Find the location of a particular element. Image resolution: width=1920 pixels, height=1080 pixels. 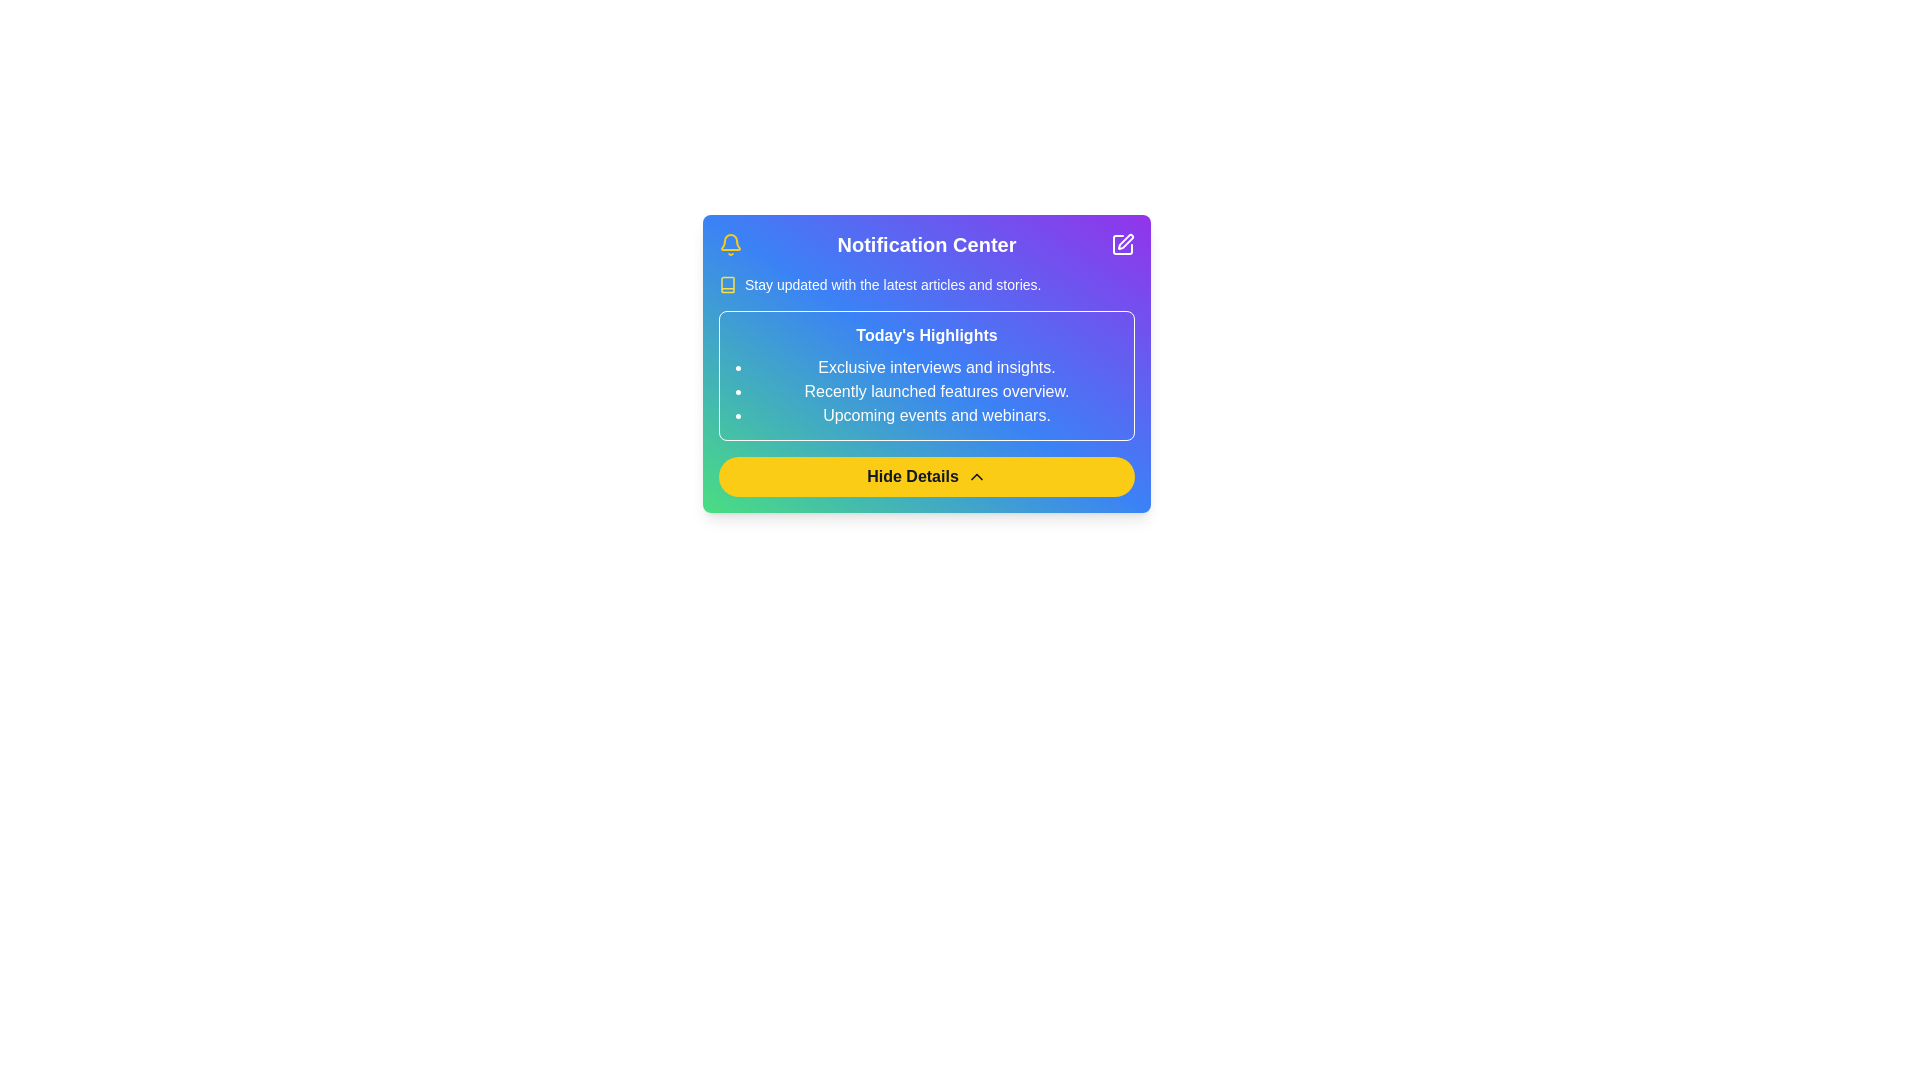

the small chevron-up icon with a thin outline on a yellow button labeled 'Hide Details' is located at coordinates (976, 477).